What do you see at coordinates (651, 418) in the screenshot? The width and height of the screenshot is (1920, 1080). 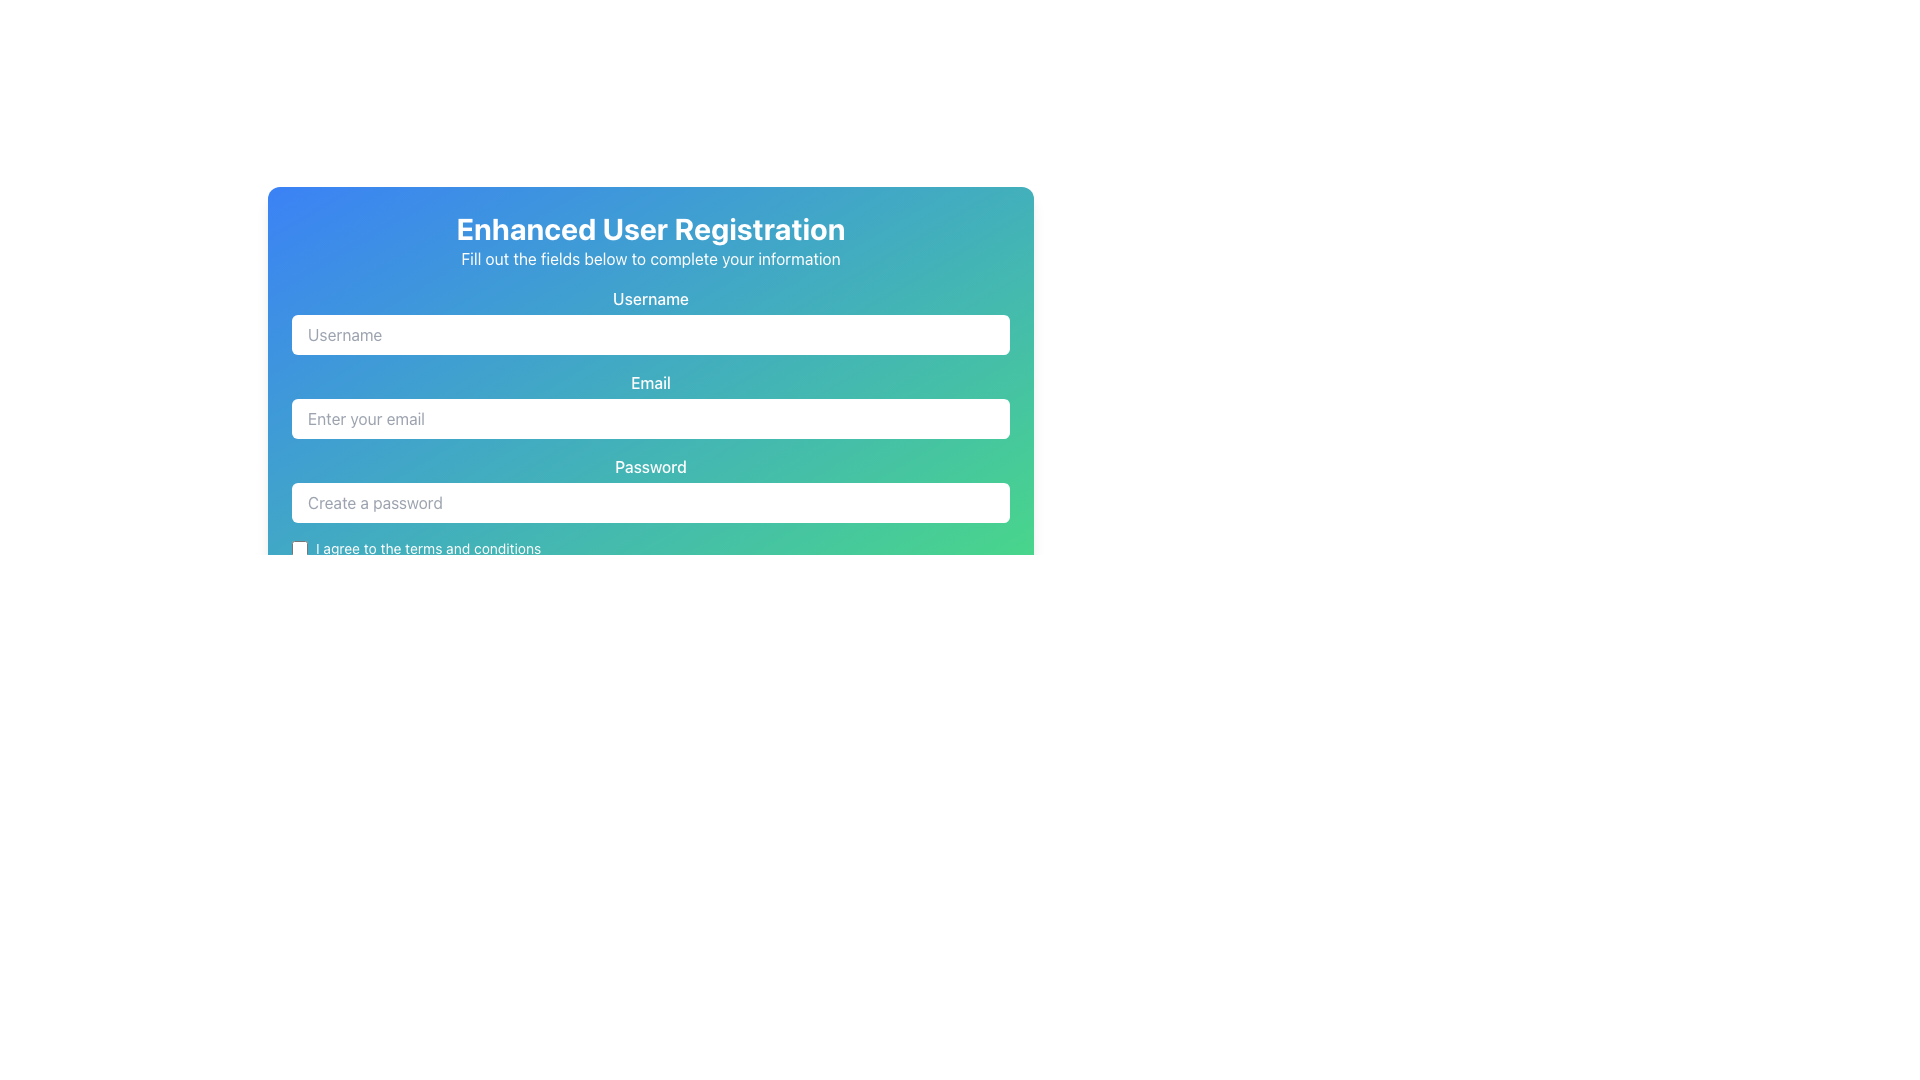 I see `the email input field in the 'Enhanced User Registration' form by pressing Tab` at bounding box center [651, 418].